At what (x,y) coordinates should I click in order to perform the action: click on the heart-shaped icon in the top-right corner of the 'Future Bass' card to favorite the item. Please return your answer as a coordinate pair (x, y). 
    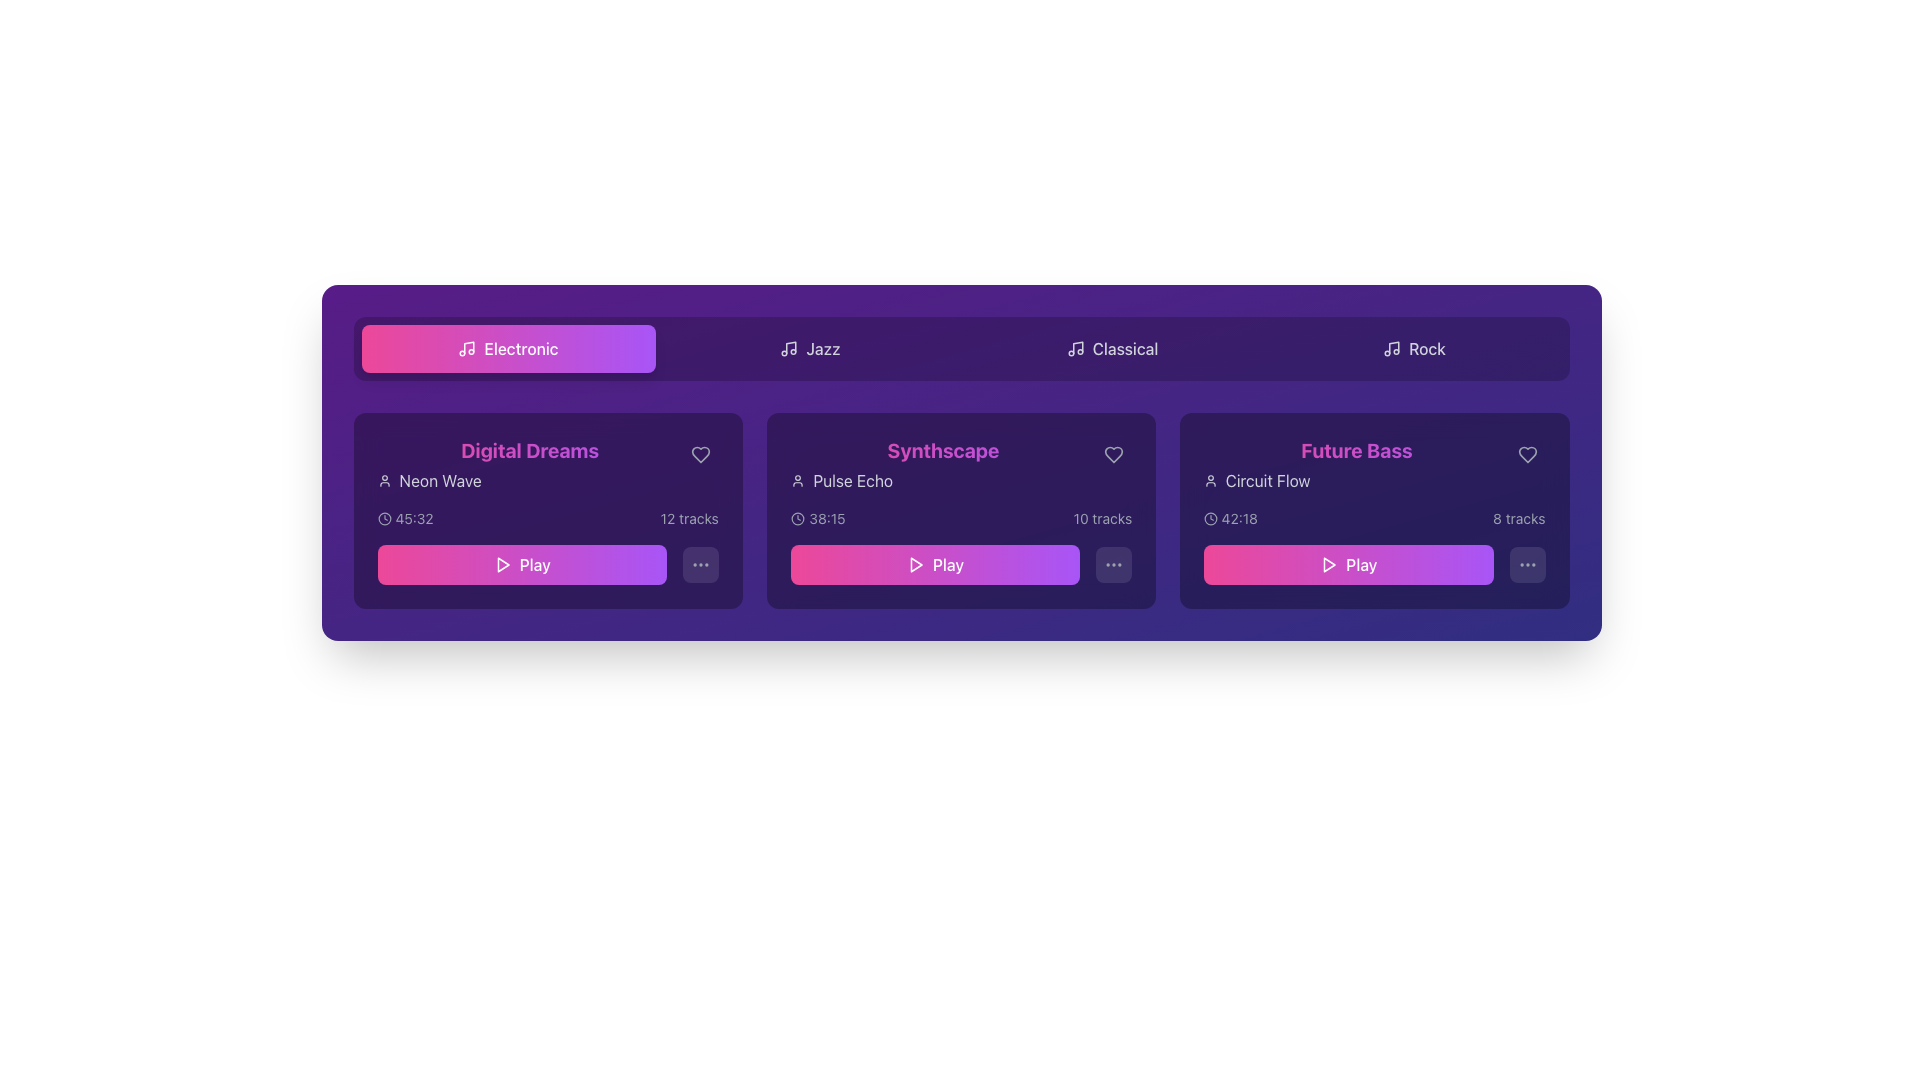
    Looking at the image, I should click on (1526, 455).